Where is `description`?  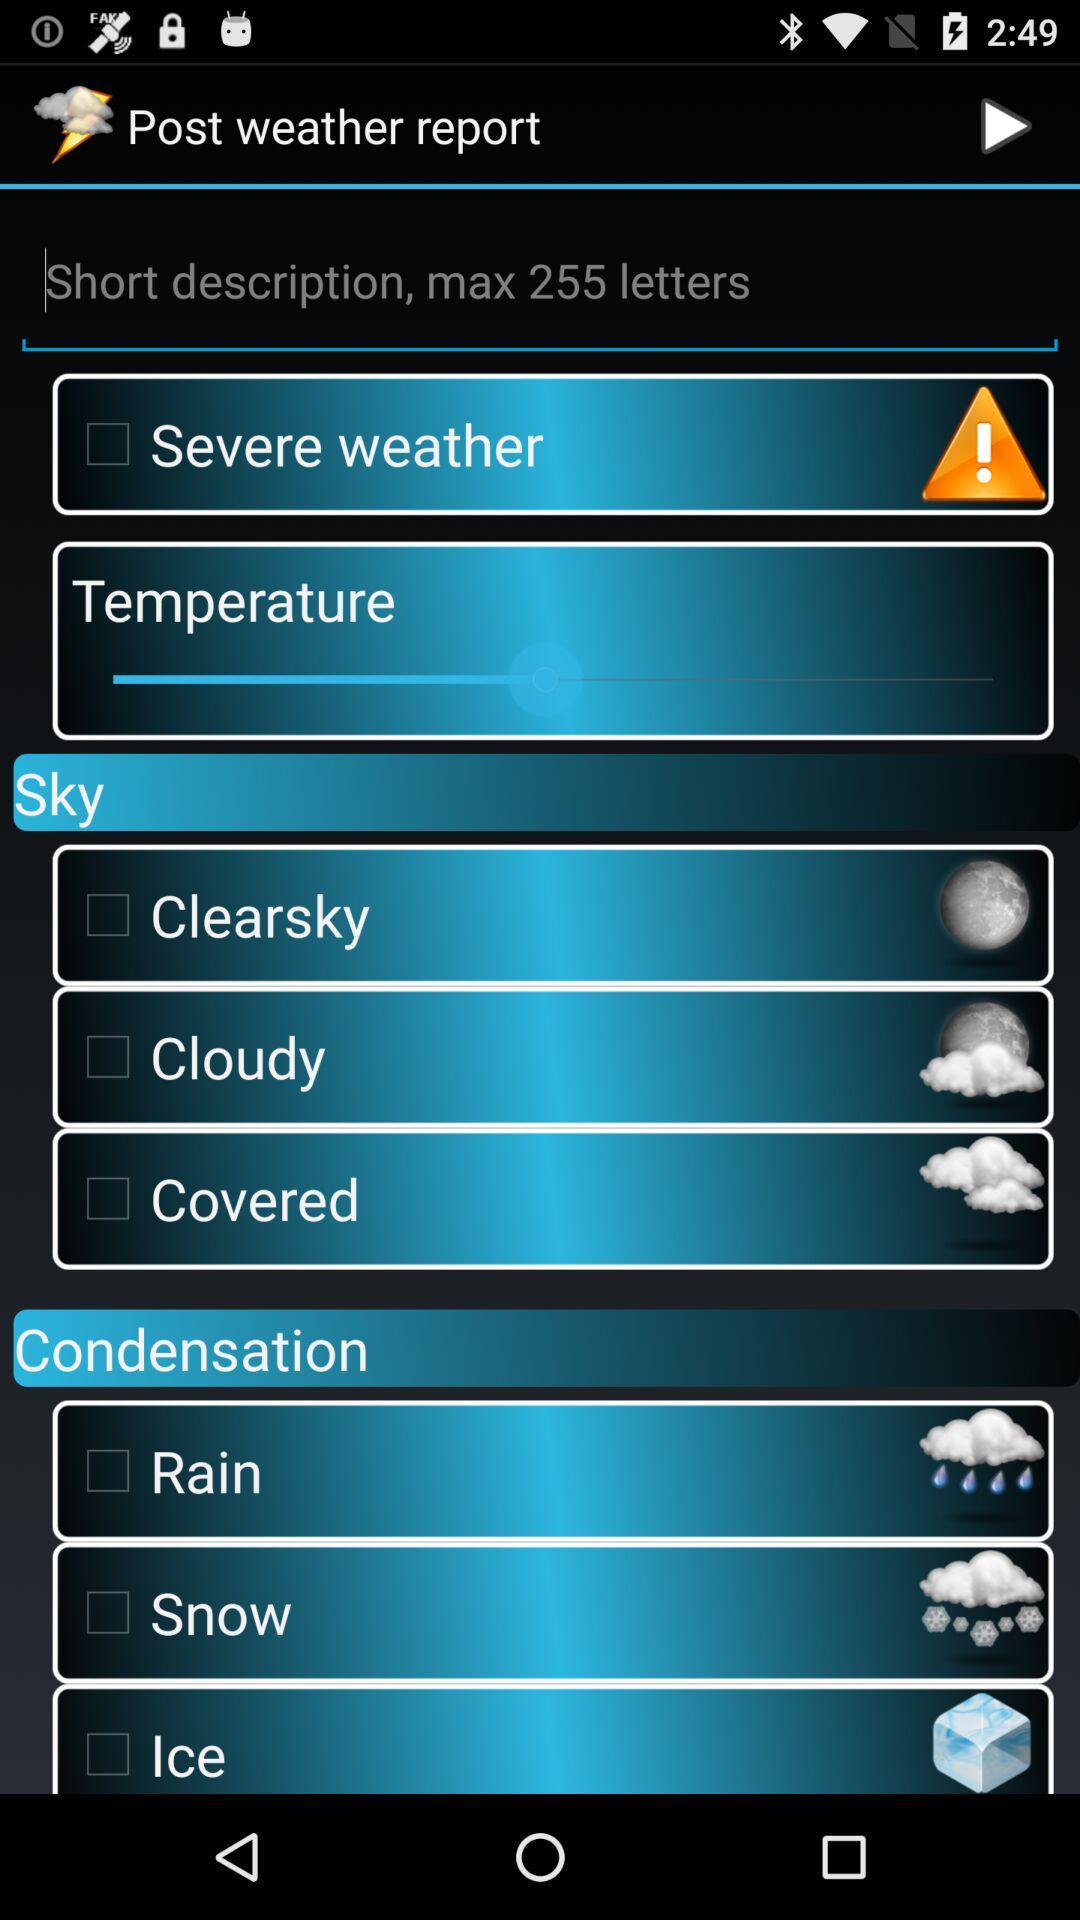 description is located at coordinates (540, 280).